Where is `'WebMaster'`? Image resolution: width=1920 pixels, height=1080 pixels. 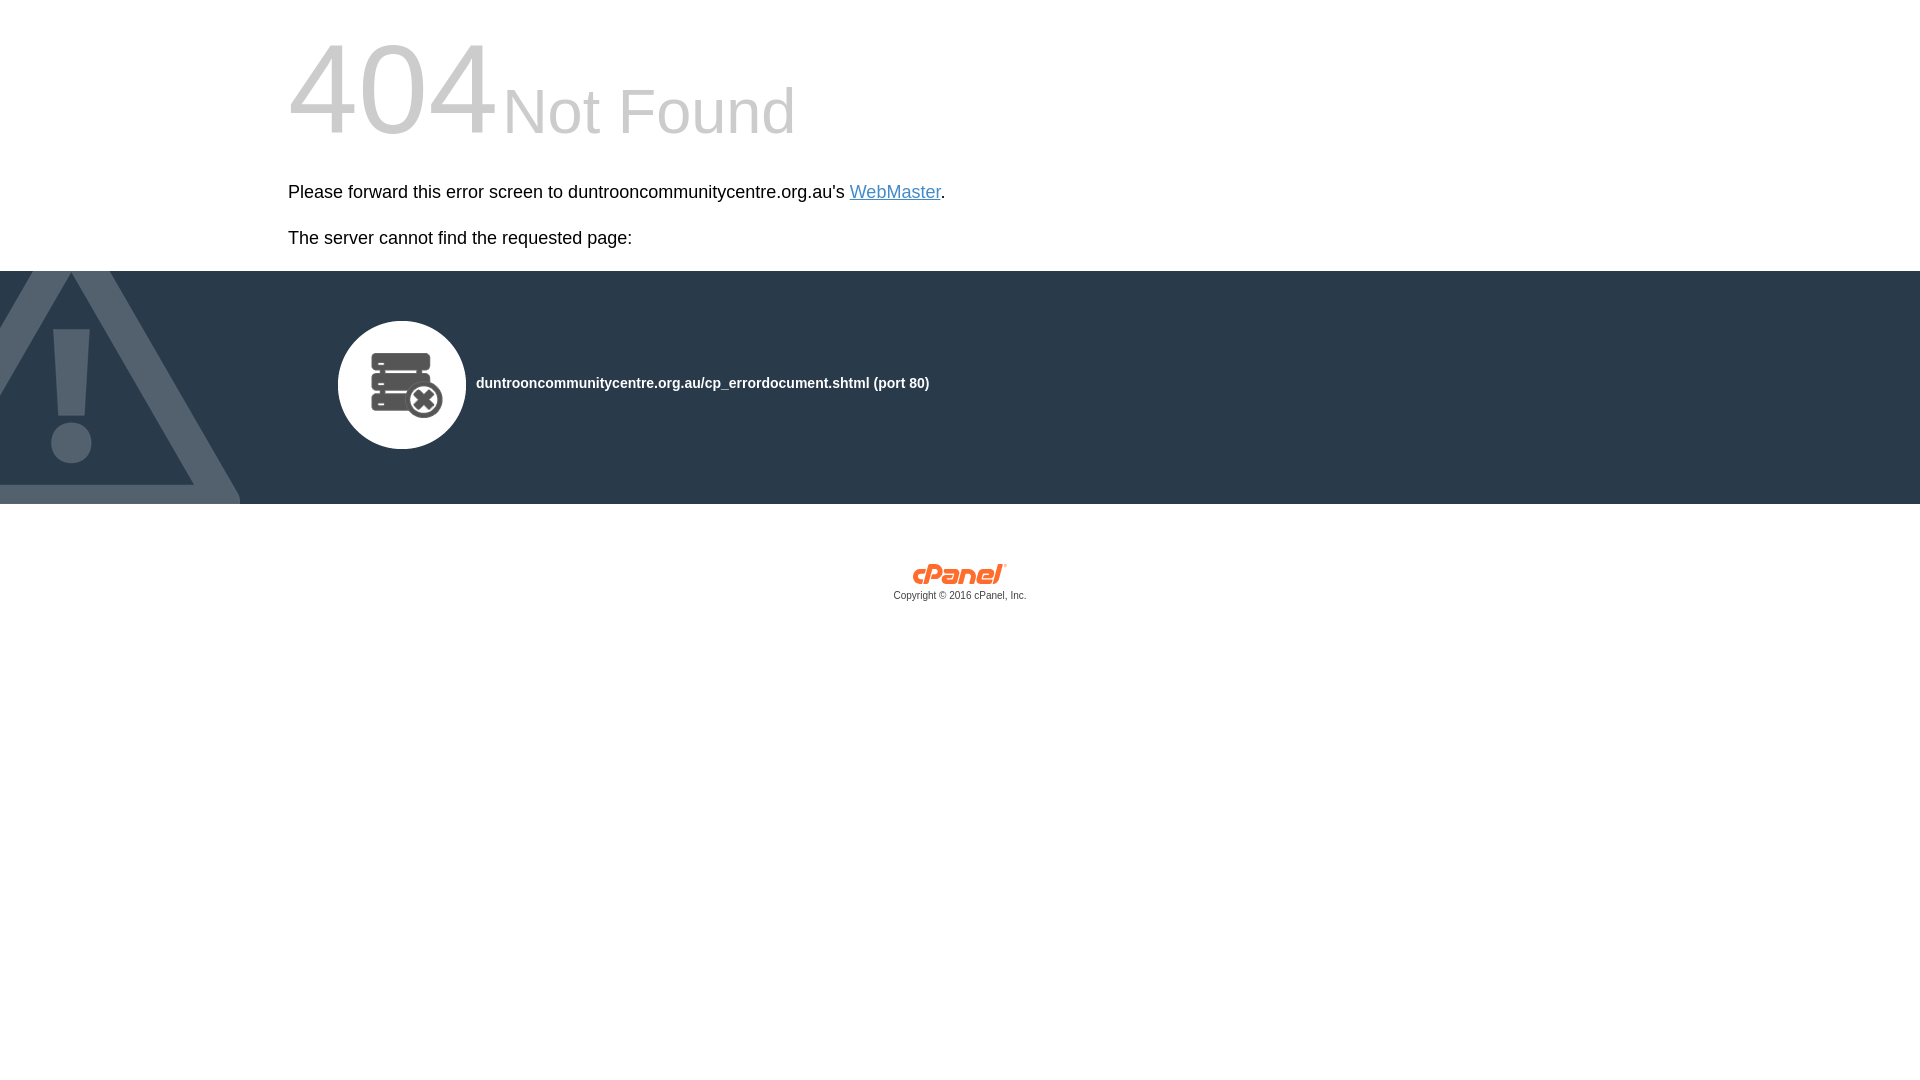
'WebMaster' is located at coordinates (849, 192).